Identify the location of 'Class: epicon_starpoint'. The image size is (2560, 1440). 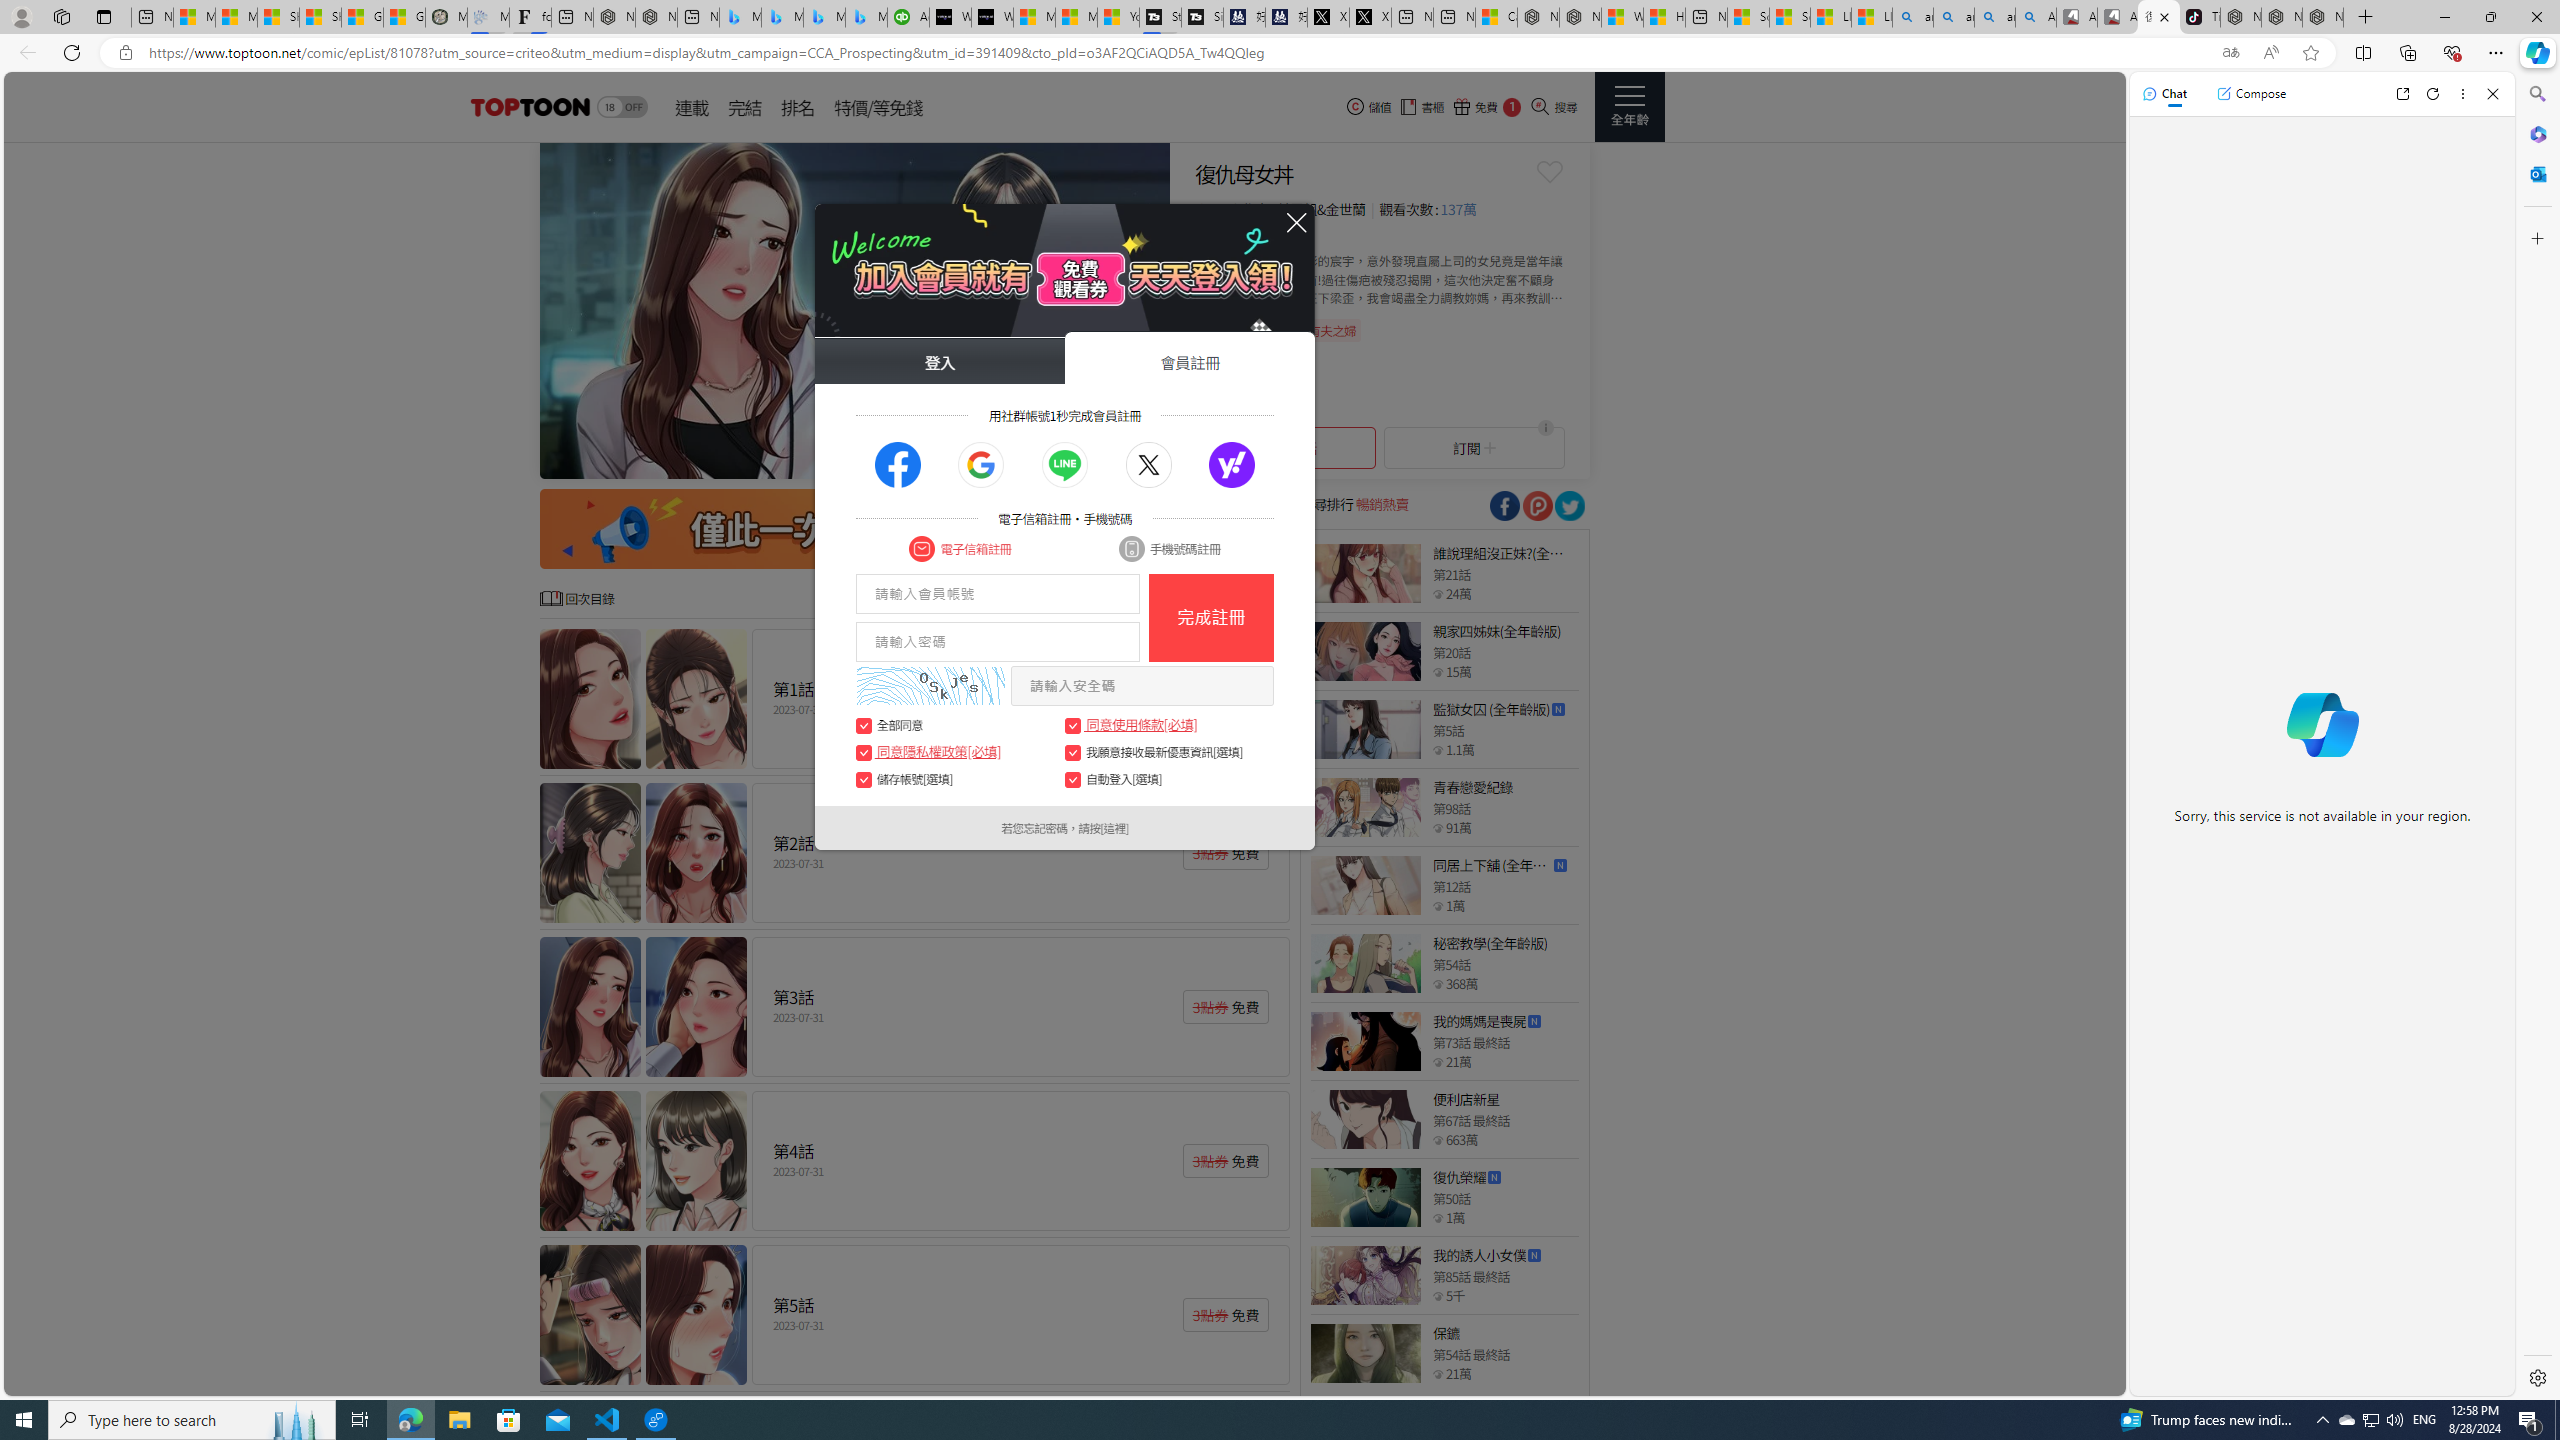
(1438, 1374).